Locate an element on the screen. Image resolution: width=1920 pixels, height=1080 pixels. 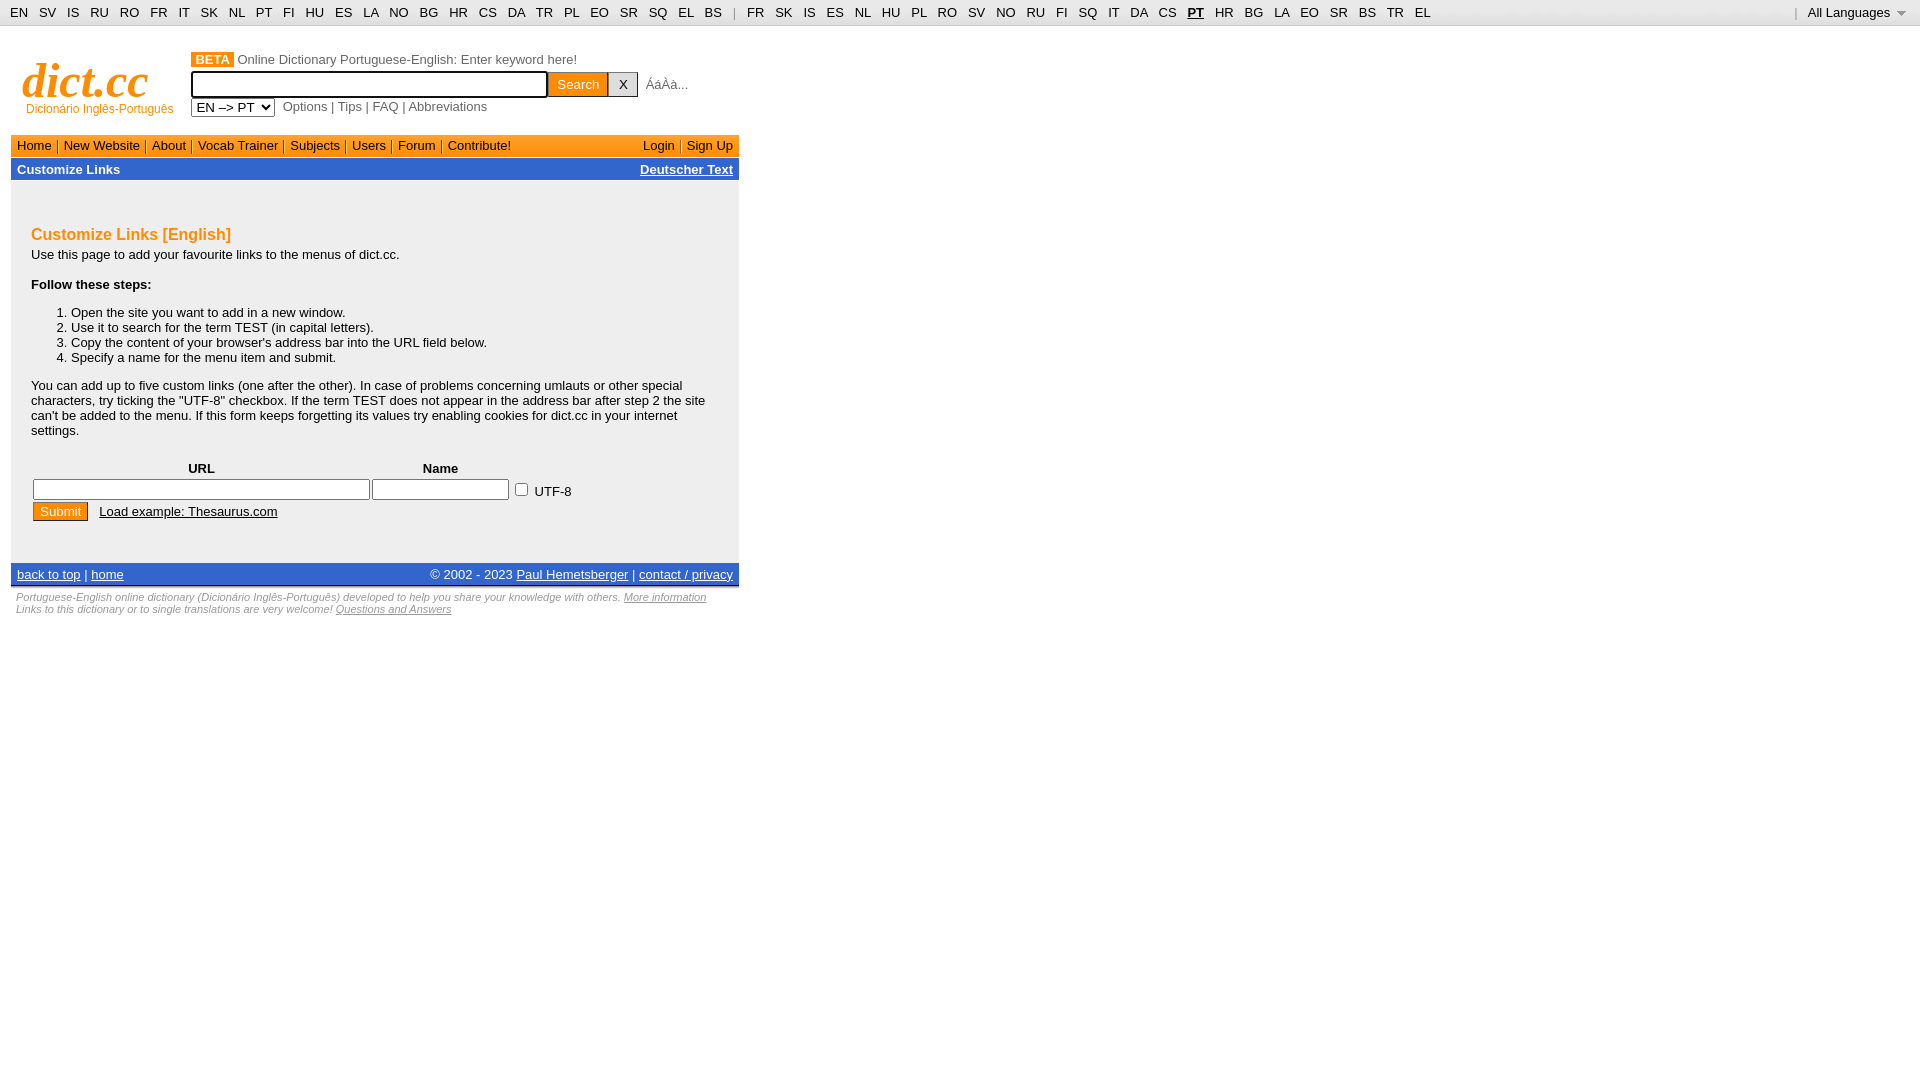
'PL' is located at coordinates (910, 12).